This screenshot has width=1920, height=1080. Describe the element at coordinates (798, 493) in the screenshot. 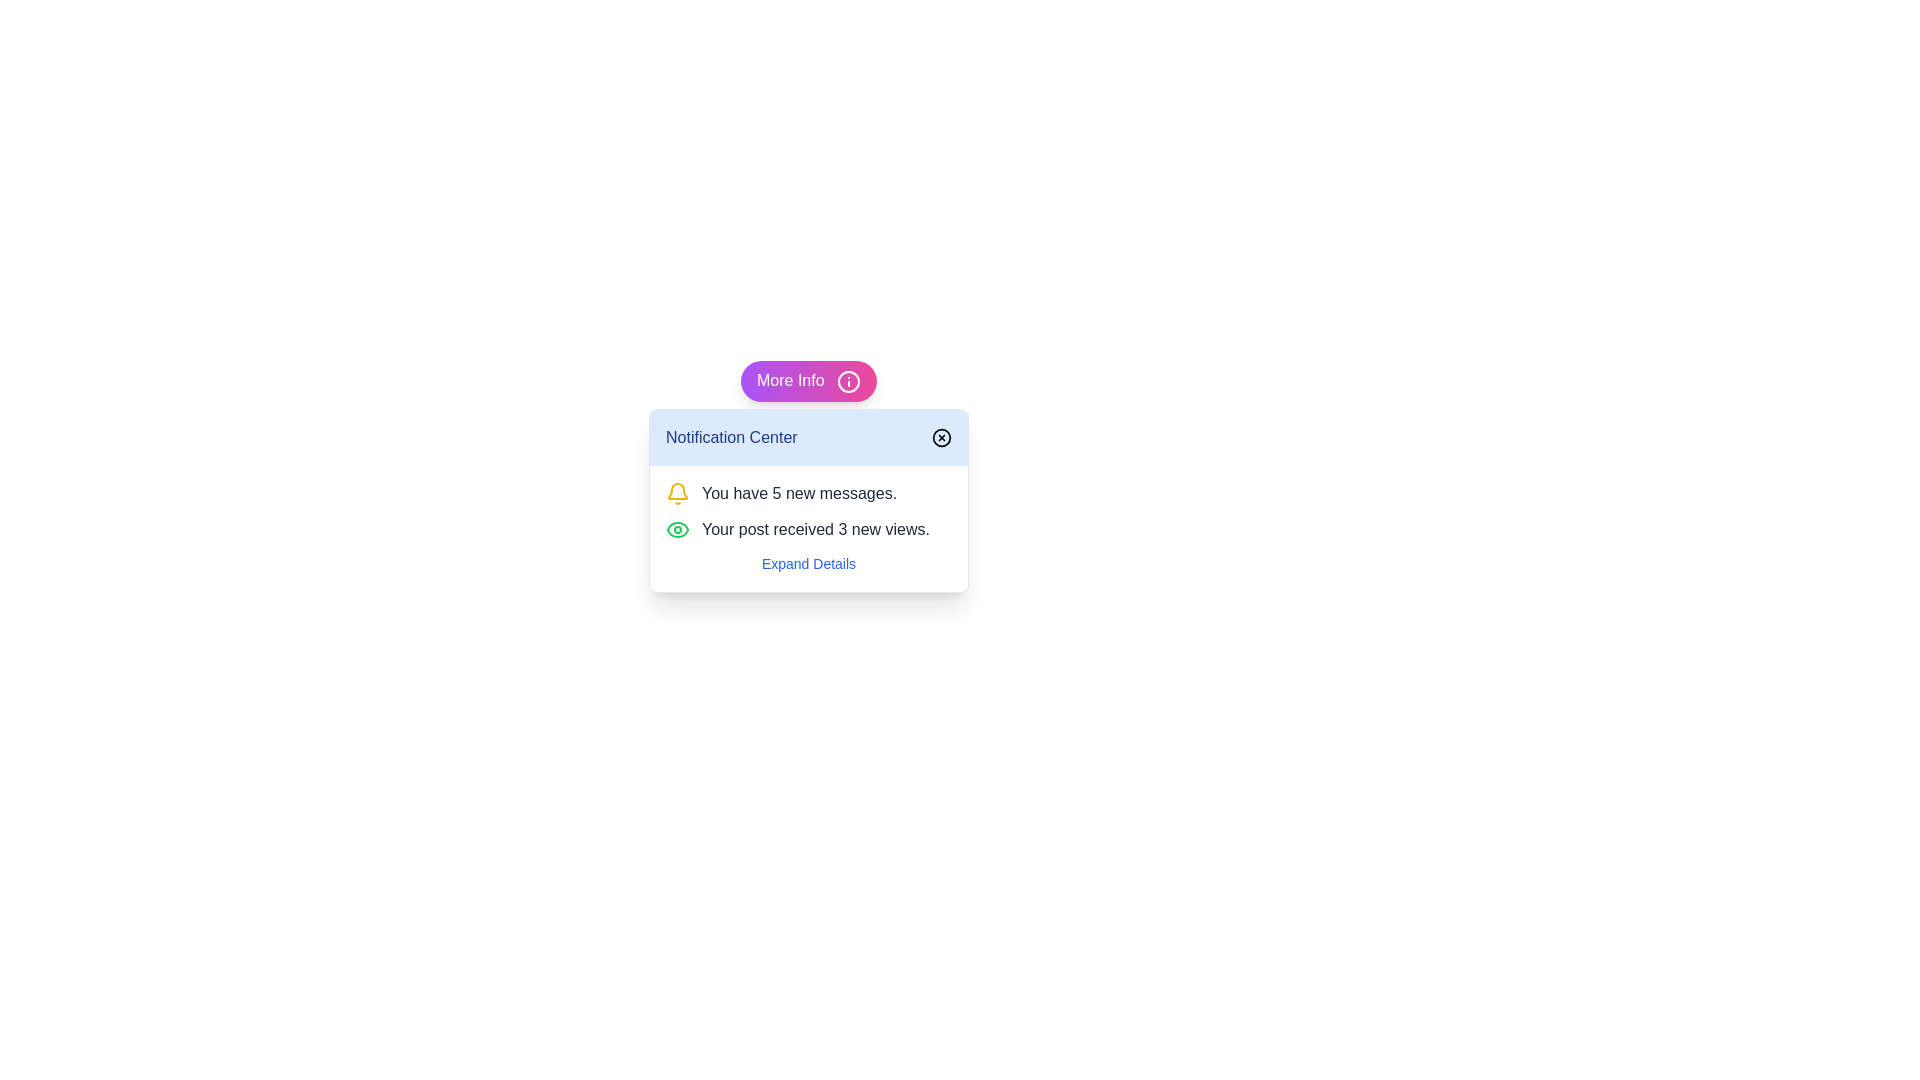

I see `the text label that indicates there are 5 new messages in the Notification Center` at that location.